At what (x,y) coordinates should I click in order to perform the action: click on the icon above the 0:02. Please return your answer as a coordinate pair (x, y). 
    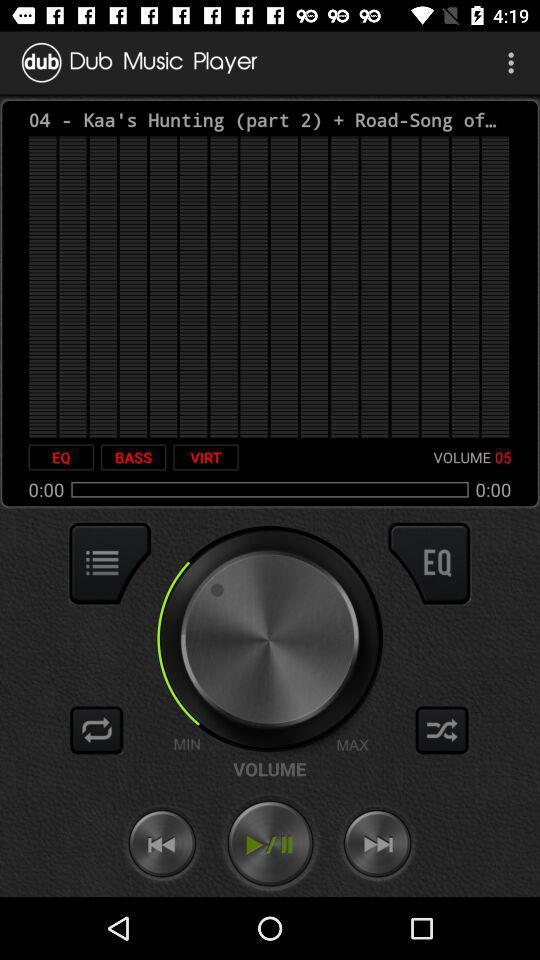
    Looking at the image, I should click on (61, 457).